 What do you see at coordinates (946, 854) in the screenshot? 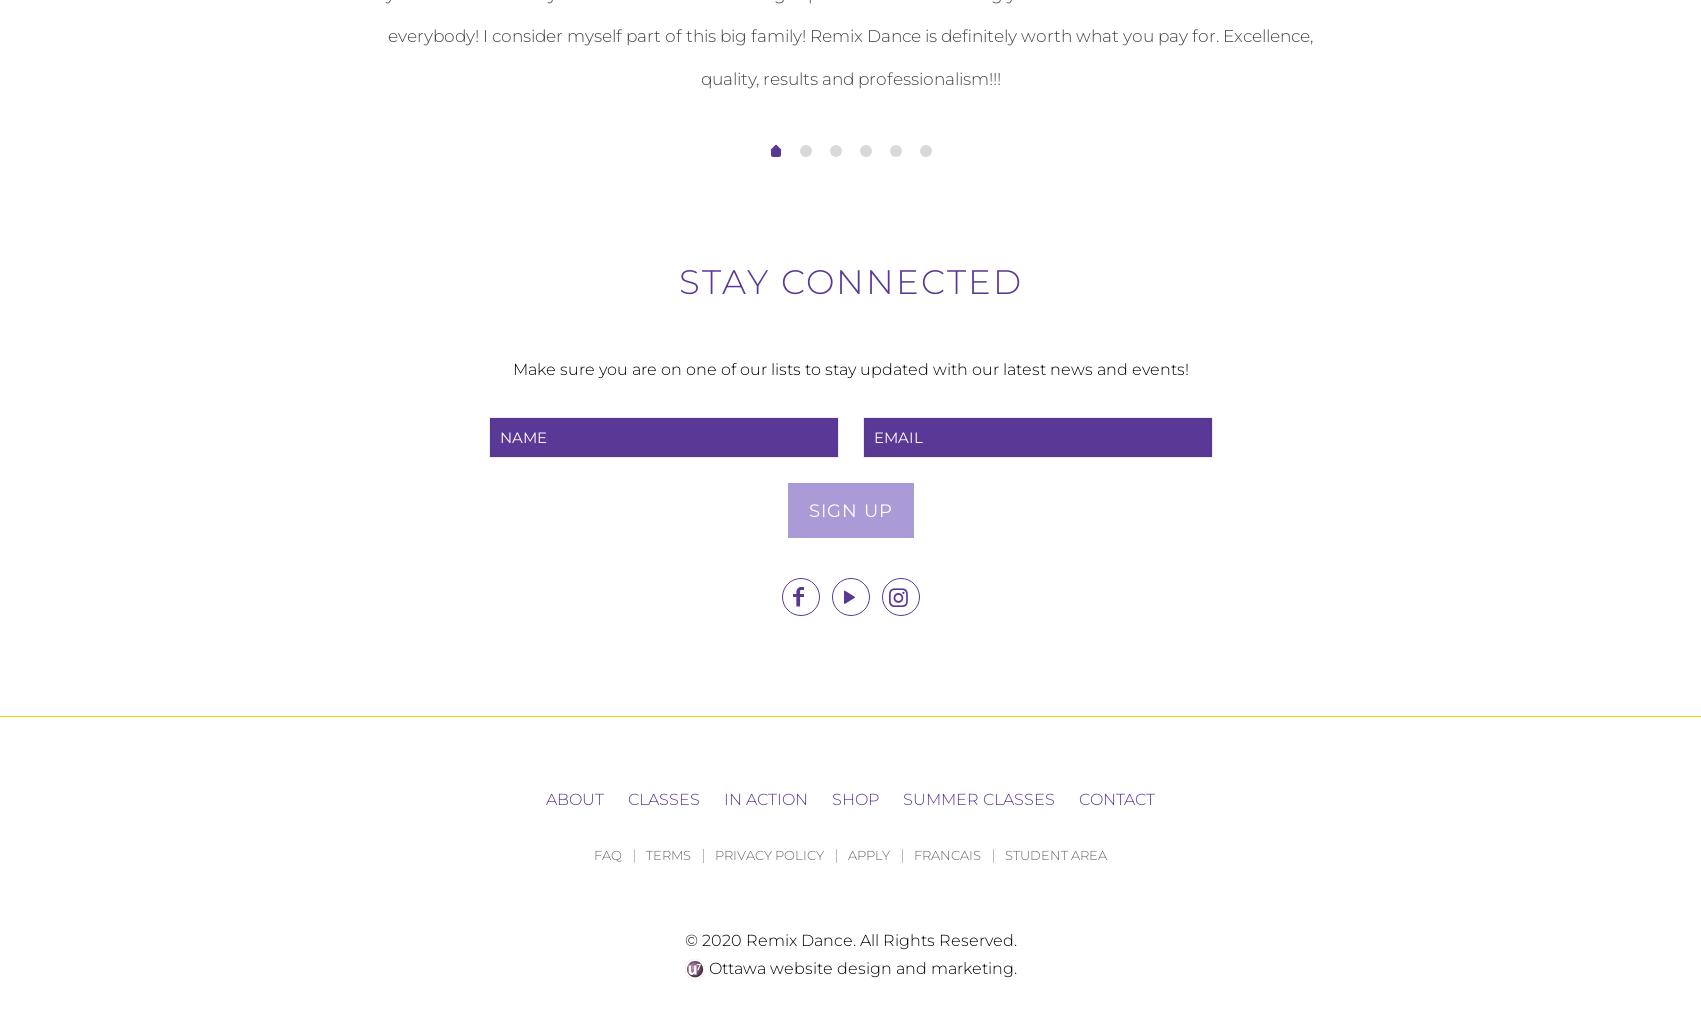
I see `'Francais'` at bounding box center [946, 854].